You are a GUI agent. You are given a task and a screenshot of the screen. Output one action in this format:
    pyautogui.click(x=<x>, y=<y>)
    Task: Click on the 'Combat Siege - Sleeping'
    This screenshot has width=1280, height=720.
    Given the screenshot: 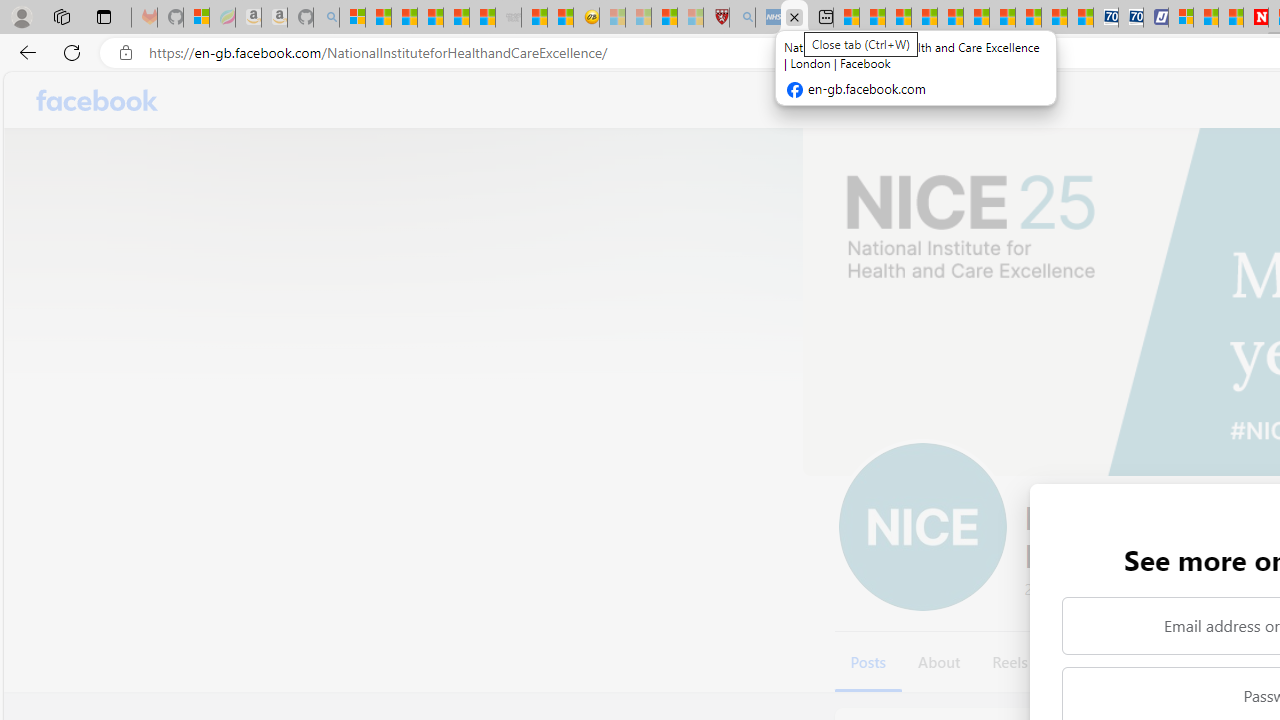 What is the action you would take?
    pyautogui.click(x=508, y=17)
    